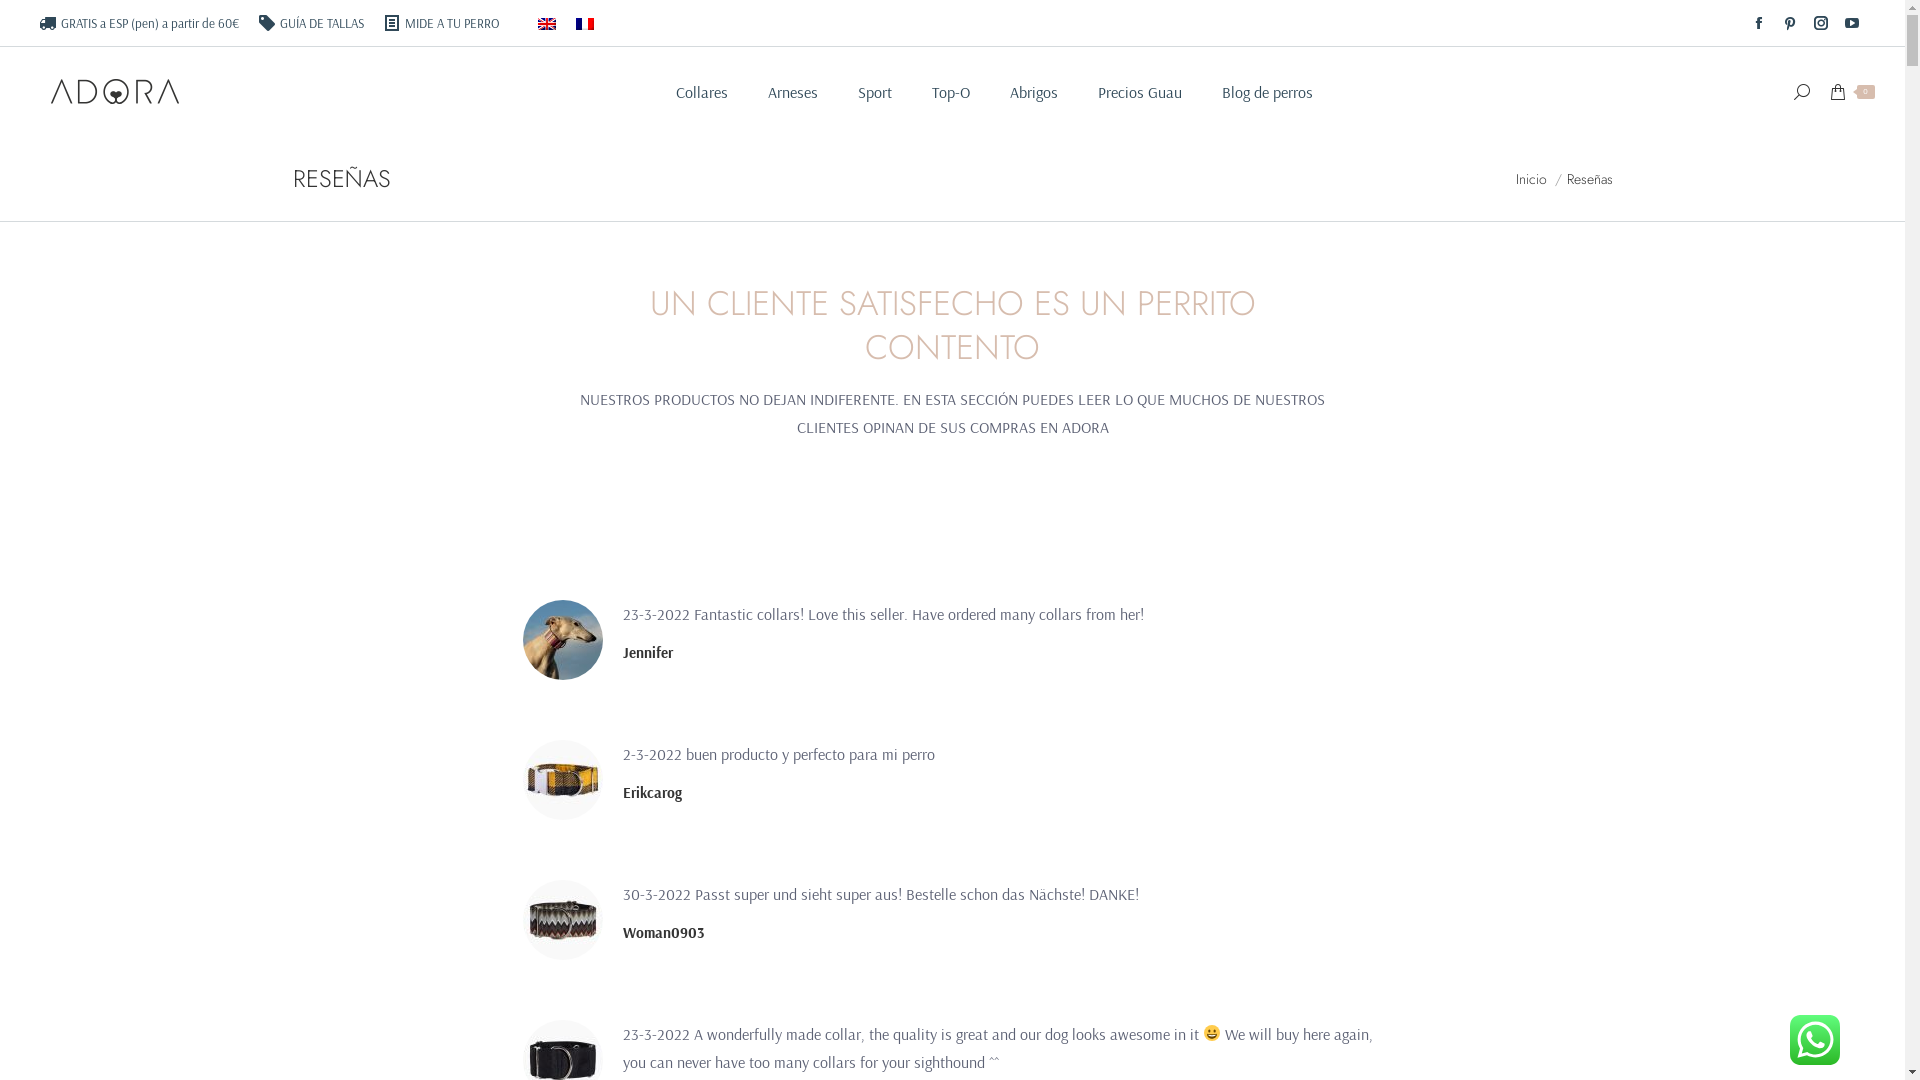 The height and width of the screenshot is (1080, 1920). Describe the element at coordinates (1140, 92) in the screenshot. I see `'Precios Guau'` at that location.